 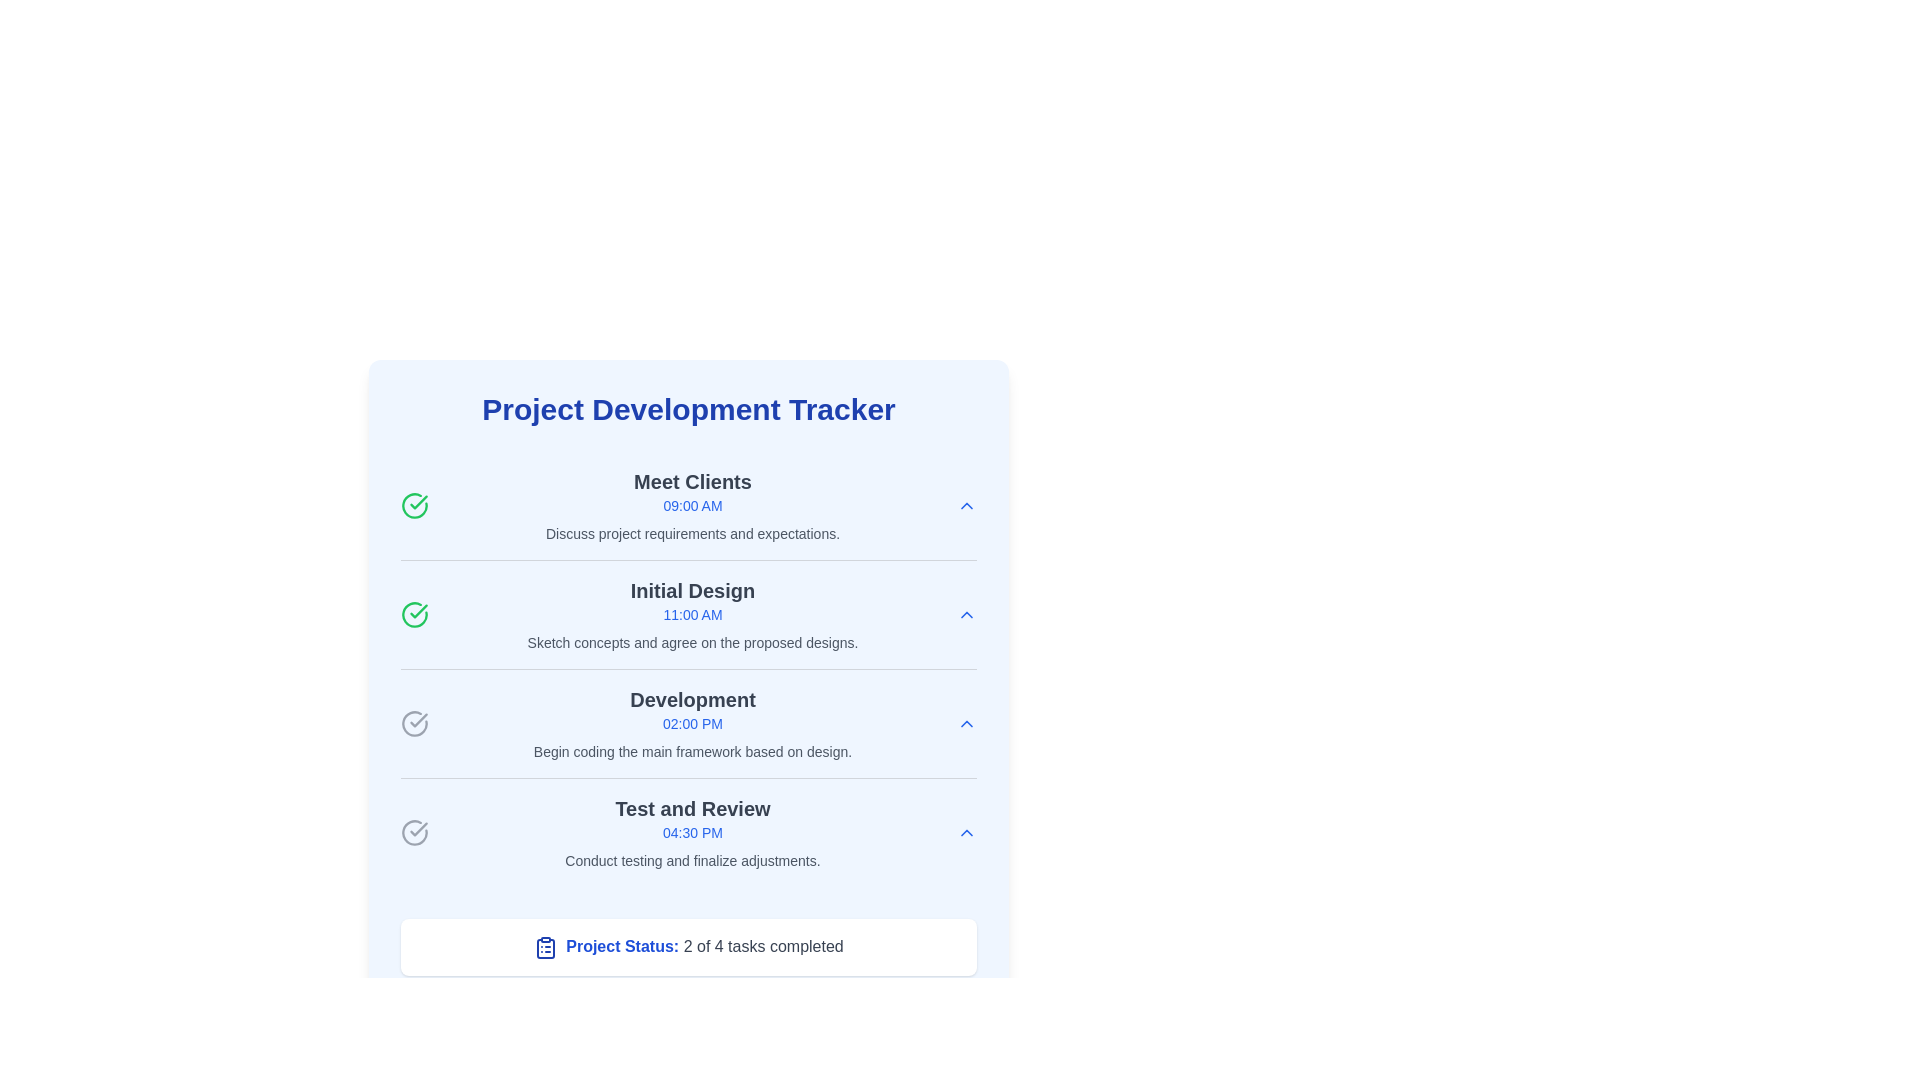 What do you see at coordinates (689, 723) in the screenshot?
I see `the task list item displaying 'Development' with the subheading '02:00 PM' and description 'Begin coding the main framework based on design.'` at bounding box center [689, 723].